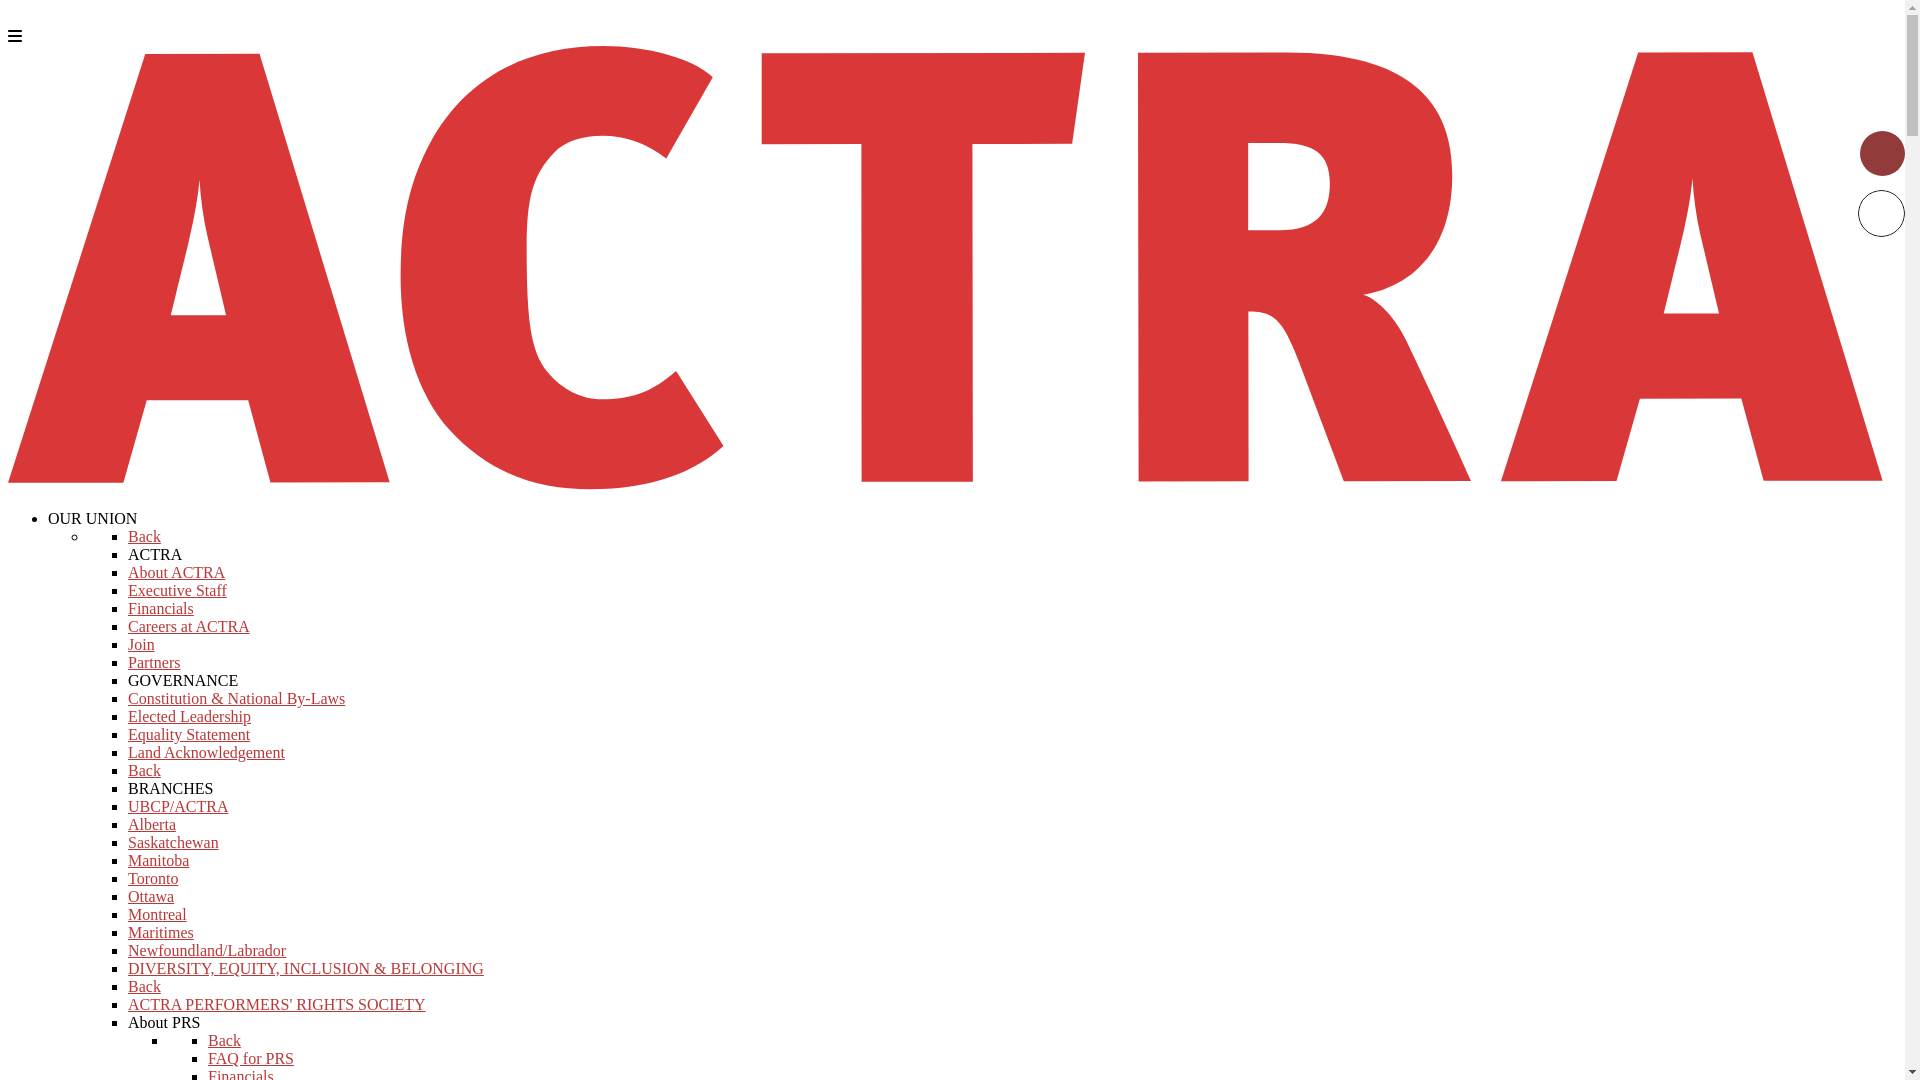 The height and width of the screenshot is (1080, 1920). I want to click on 'UBCP/ACTRA', so click(177, 805).